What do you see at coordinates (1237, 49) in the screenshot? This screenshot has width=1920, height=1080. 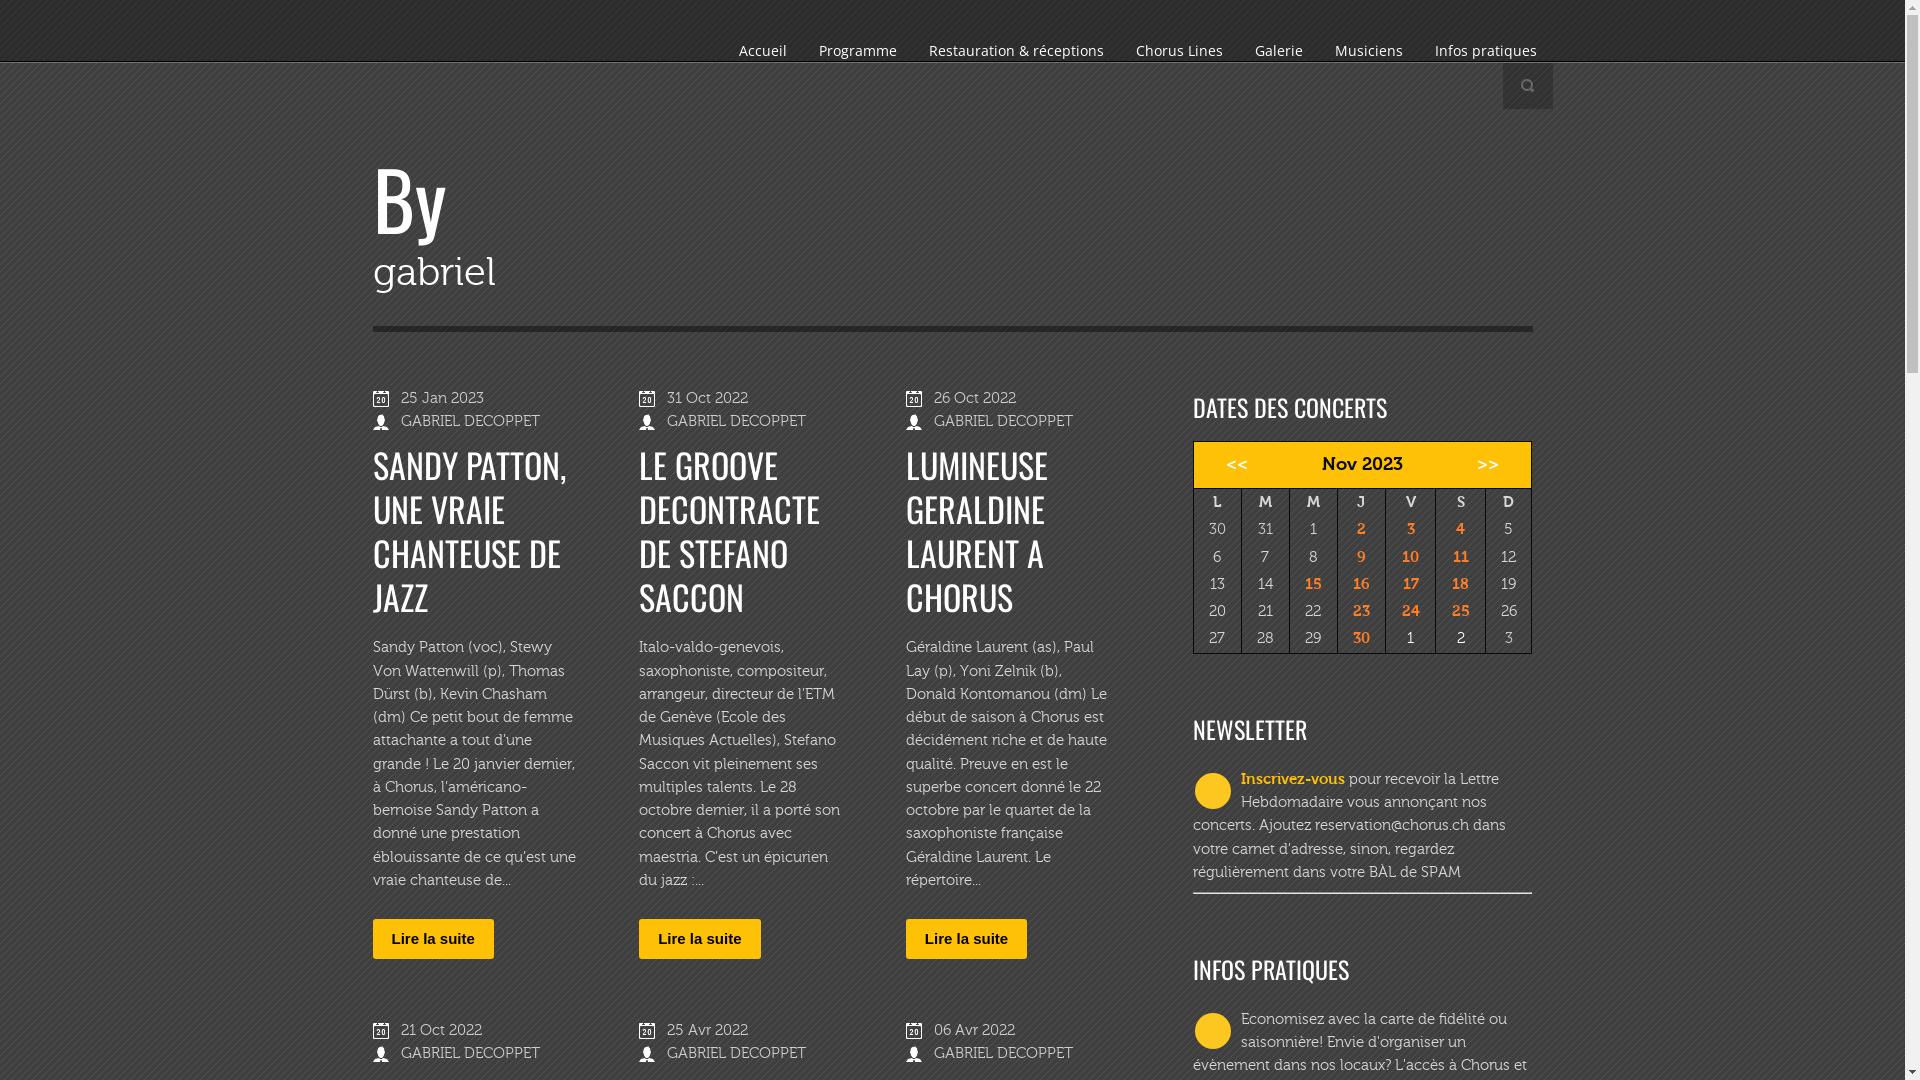 I see `'Galerie'` at bounding box center [1237, 49].